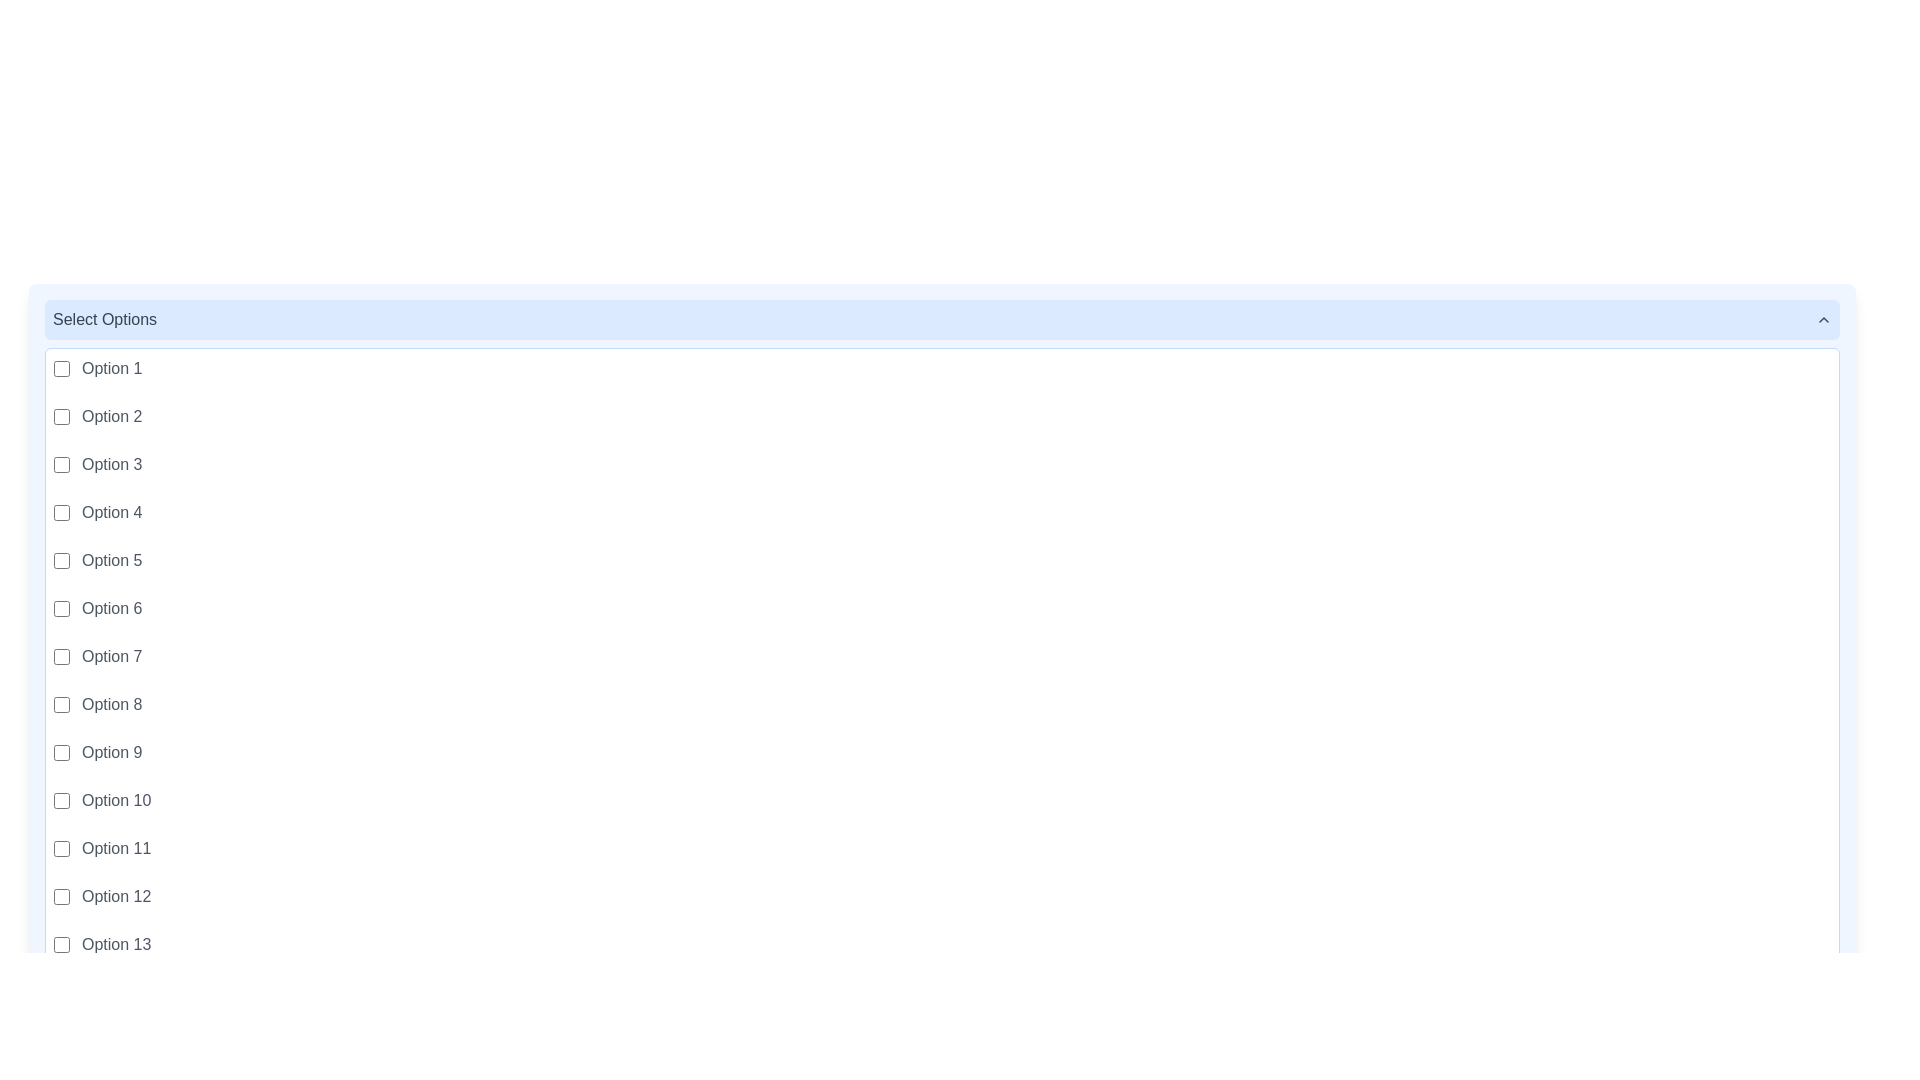 This screenshot has width=1920, height=1080. Describe the element at coordinates (111, 560) in the screenshot. I see `the label displaying 'Option 5' in gray color` at that location.